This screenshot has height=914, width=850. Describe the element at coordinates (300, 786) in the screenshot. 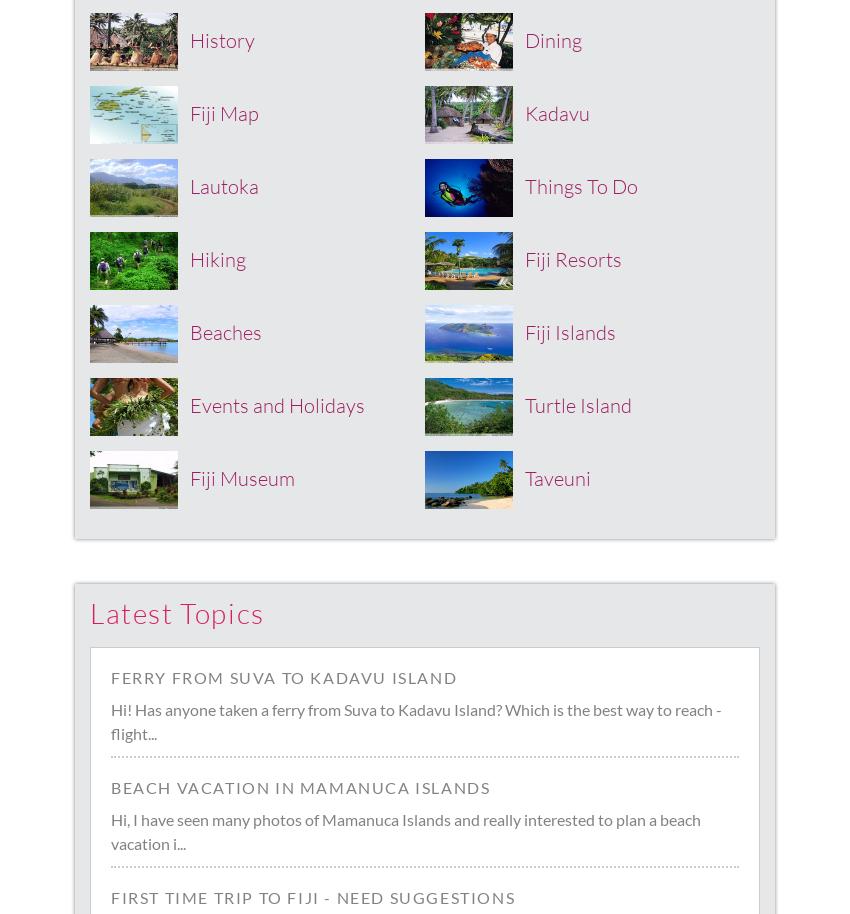

I see `'Beach vacation in Mamanuca Islands'` at that location.